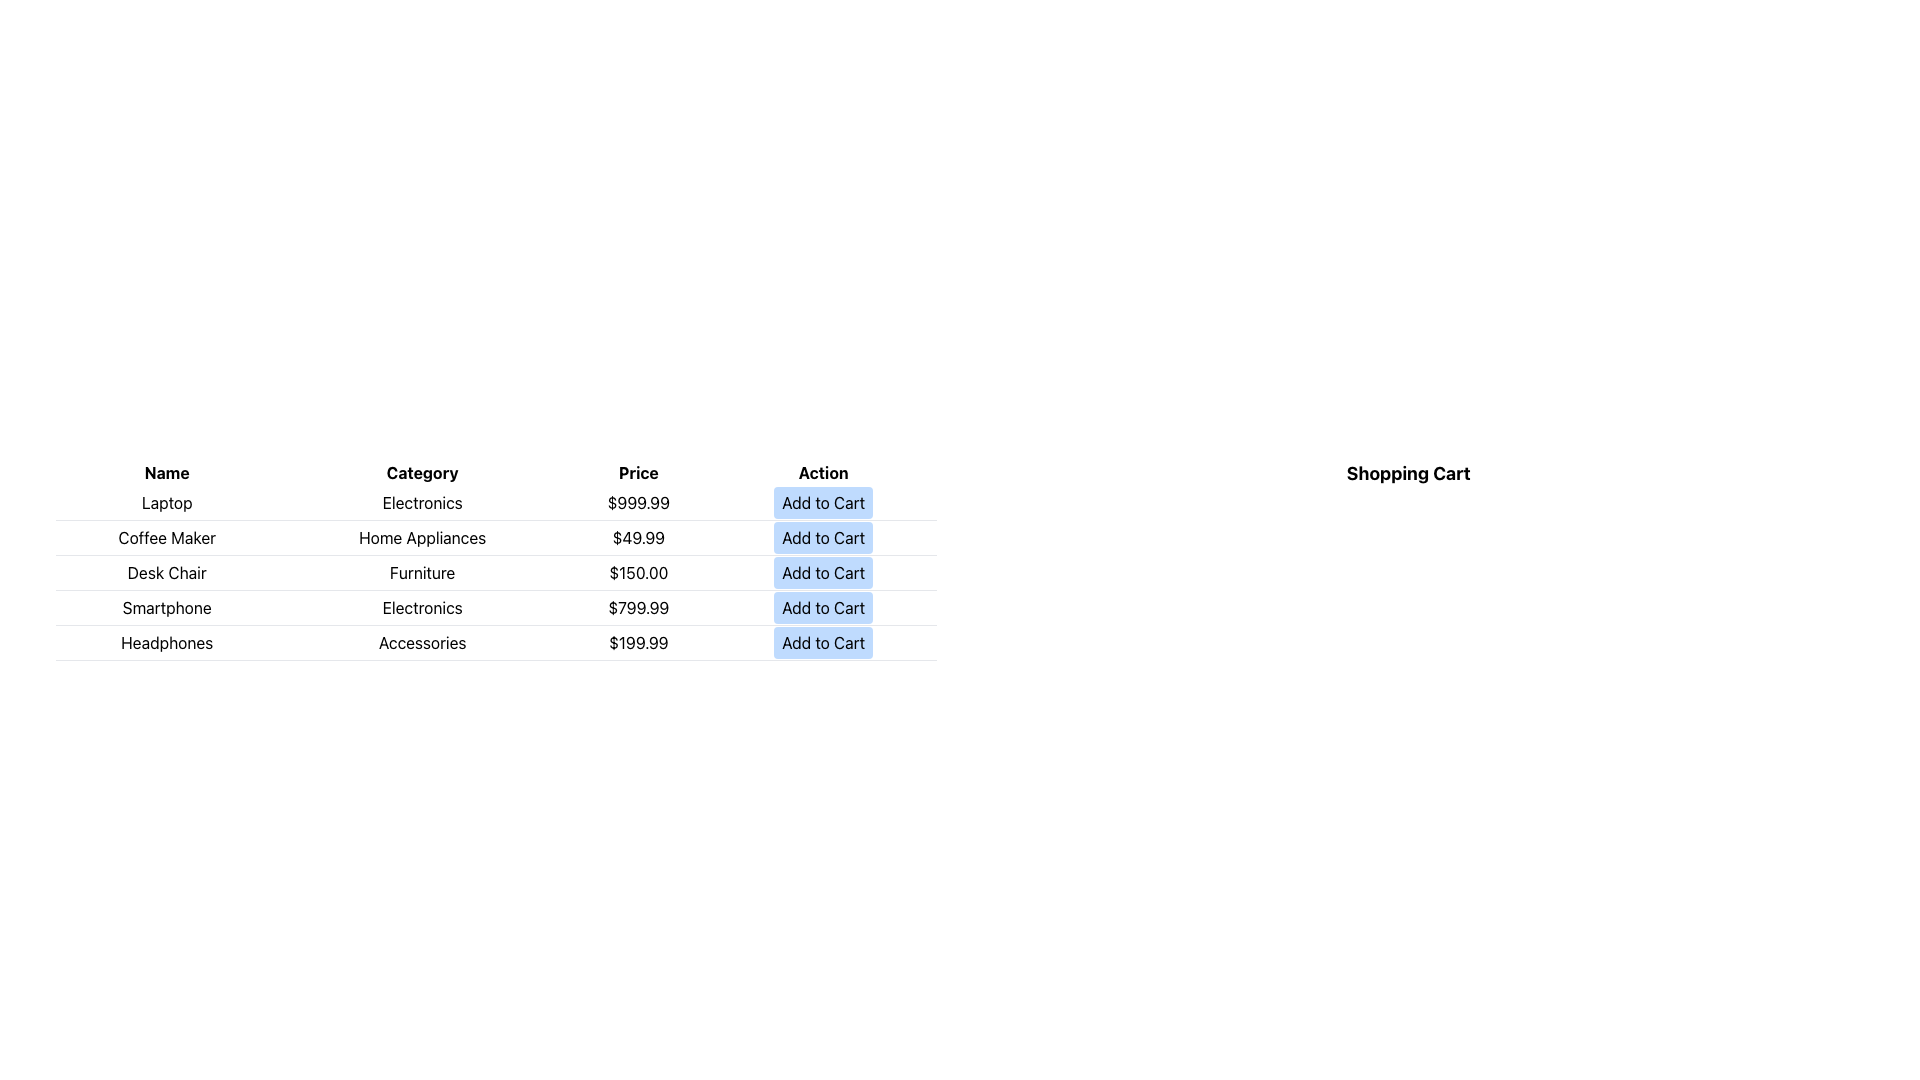 This screenshot has width=1920, height=1080. I want to click on the Text Label indicating the category of the last row item's product, which is 'Headphones', located in the last row of the table under the 'Category' column, so click(421, 643).